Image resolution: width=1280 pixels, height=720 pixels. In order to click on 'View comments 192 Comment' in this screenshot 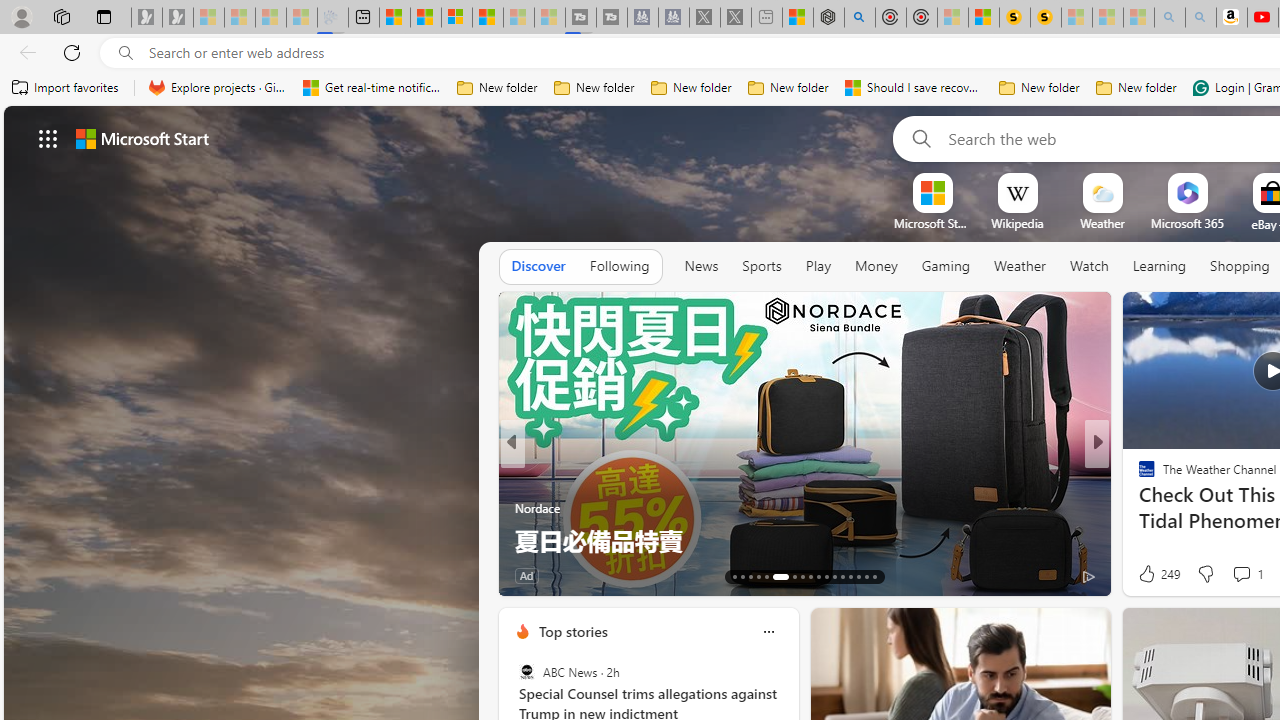, I will do `click(1234, 575)`.